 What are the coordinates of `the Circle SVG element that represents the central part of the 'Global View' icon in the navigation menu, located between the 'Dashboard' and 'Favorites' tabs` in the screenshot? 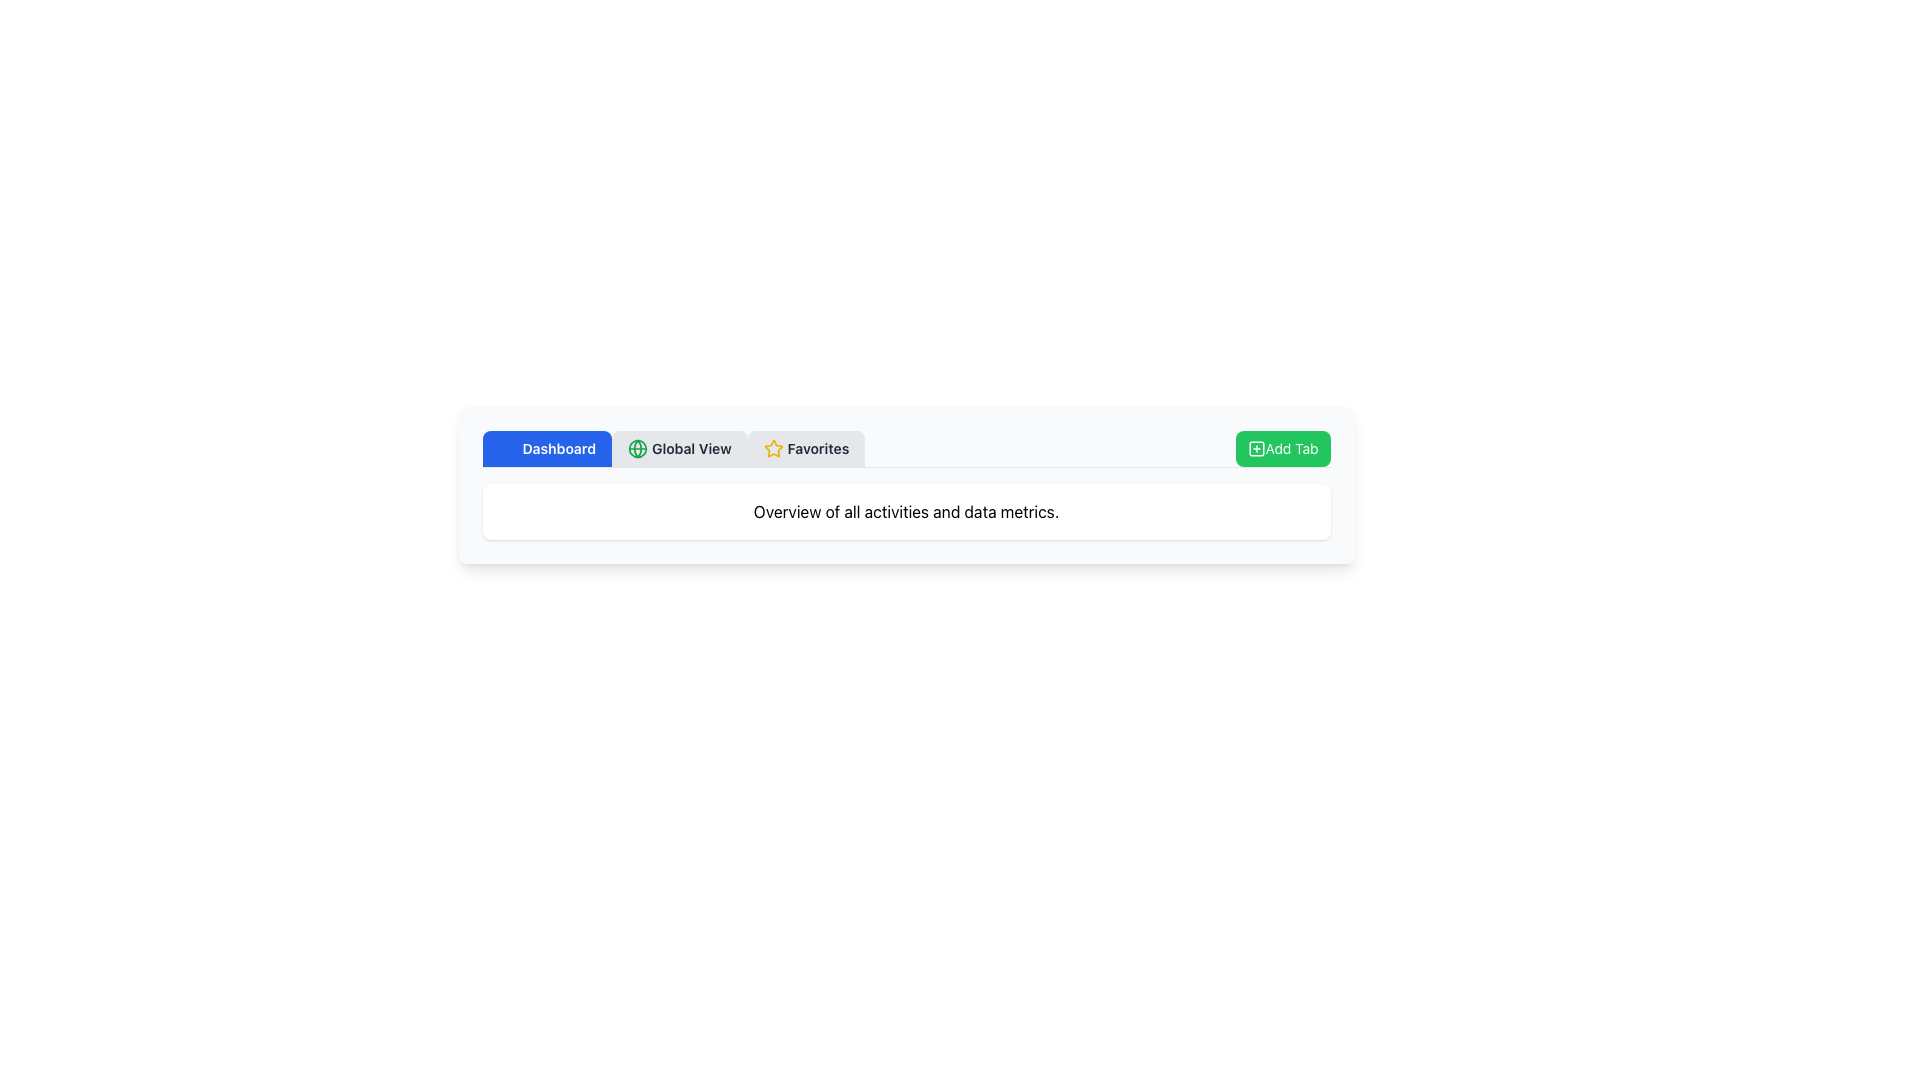 It's located at (637, 447).